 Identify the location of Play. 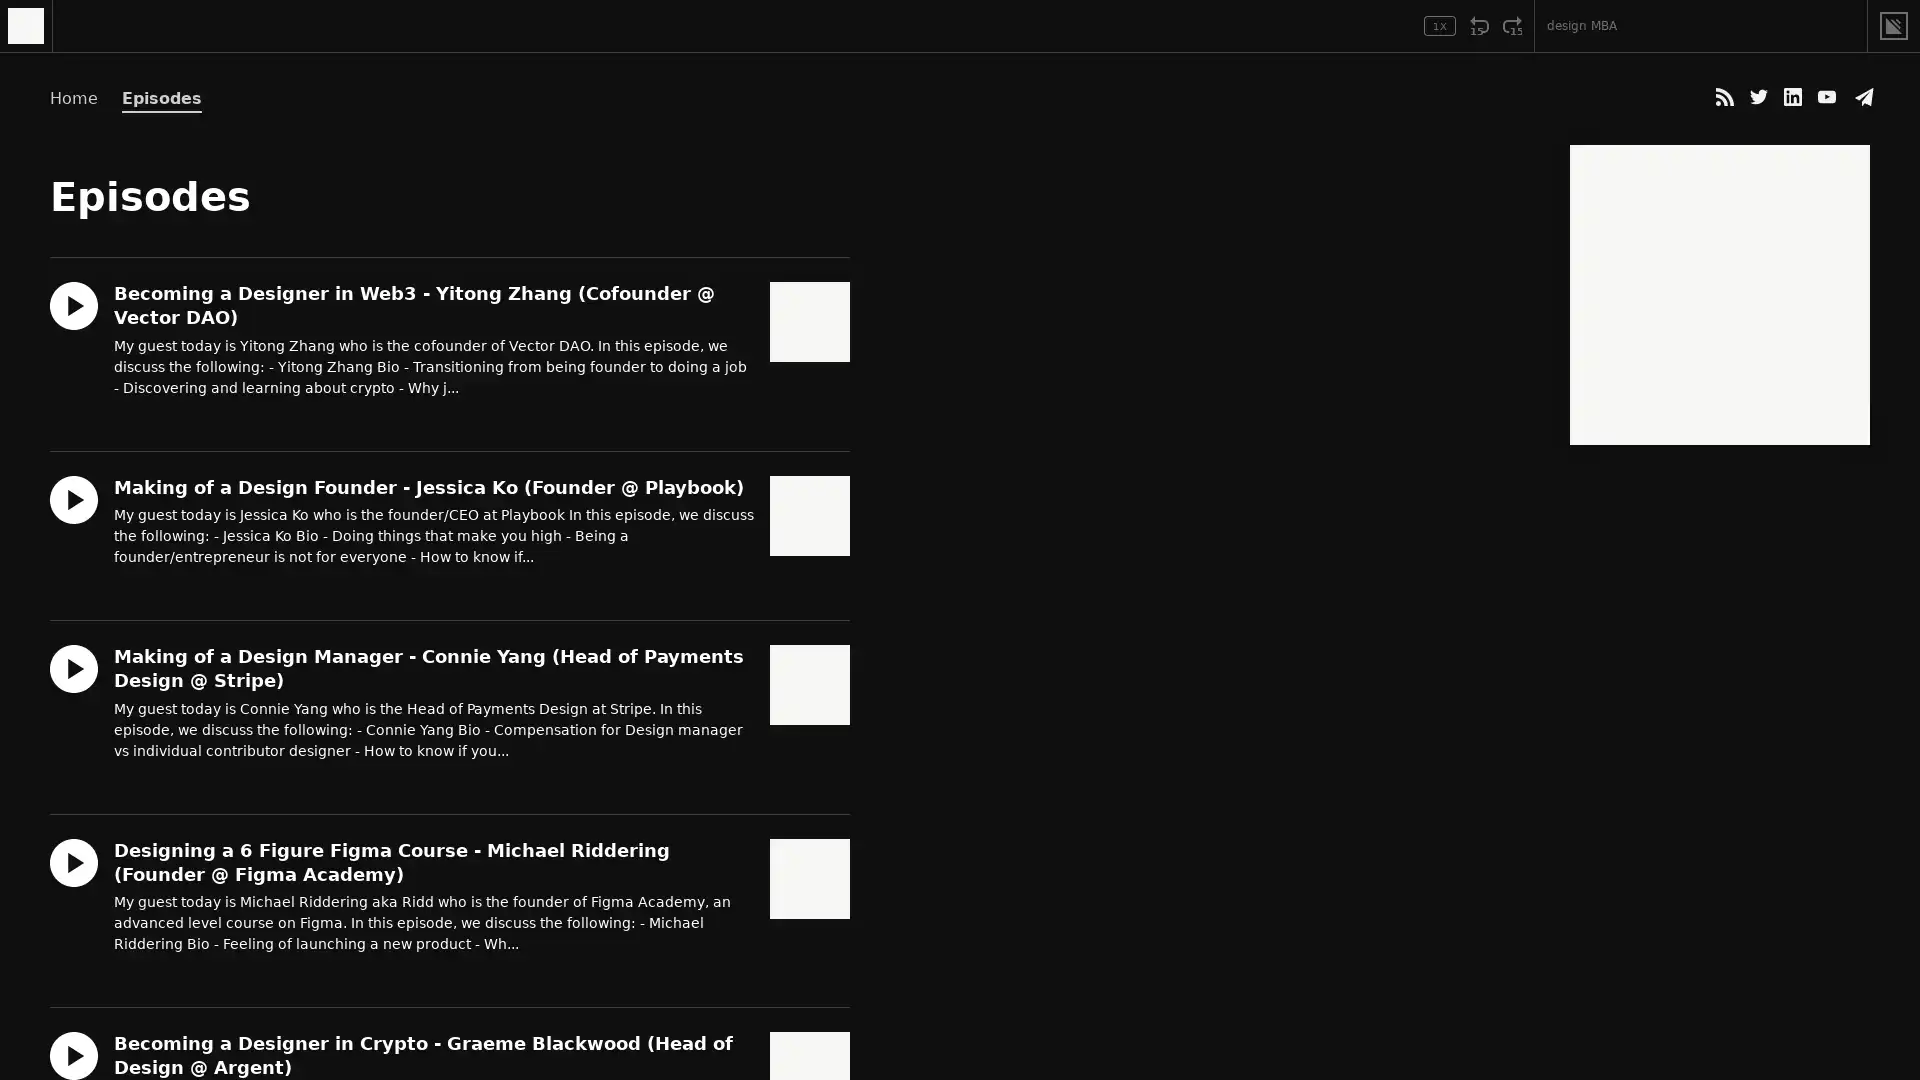
(76, 26).